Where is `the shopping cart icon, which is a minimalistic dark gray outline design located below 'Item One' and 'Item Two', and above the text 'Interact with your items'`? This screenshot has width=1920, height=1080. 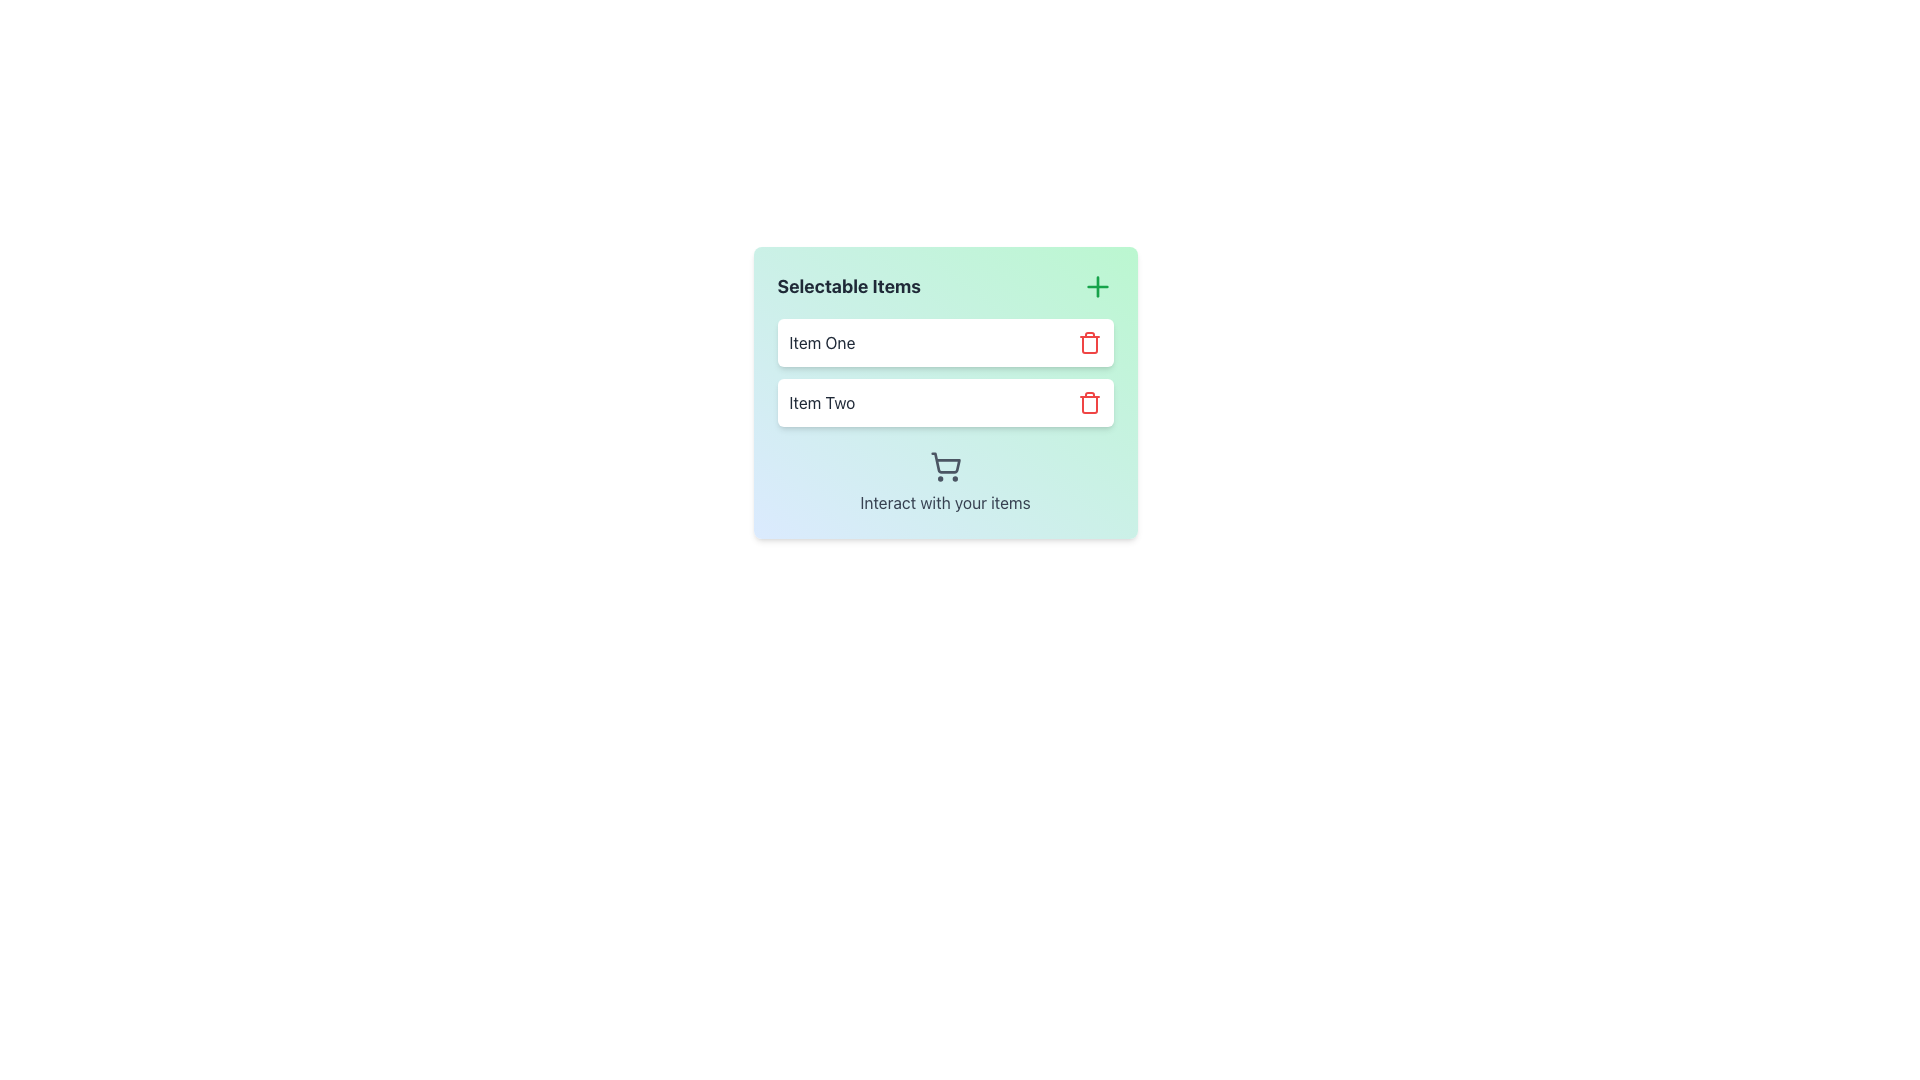
the shopping cart icon, which is a minimalistic dark gray outline design located below 'Item One' and 'Item Two', and above the text 'Interact with your items' is located at coordinates (944, 466).